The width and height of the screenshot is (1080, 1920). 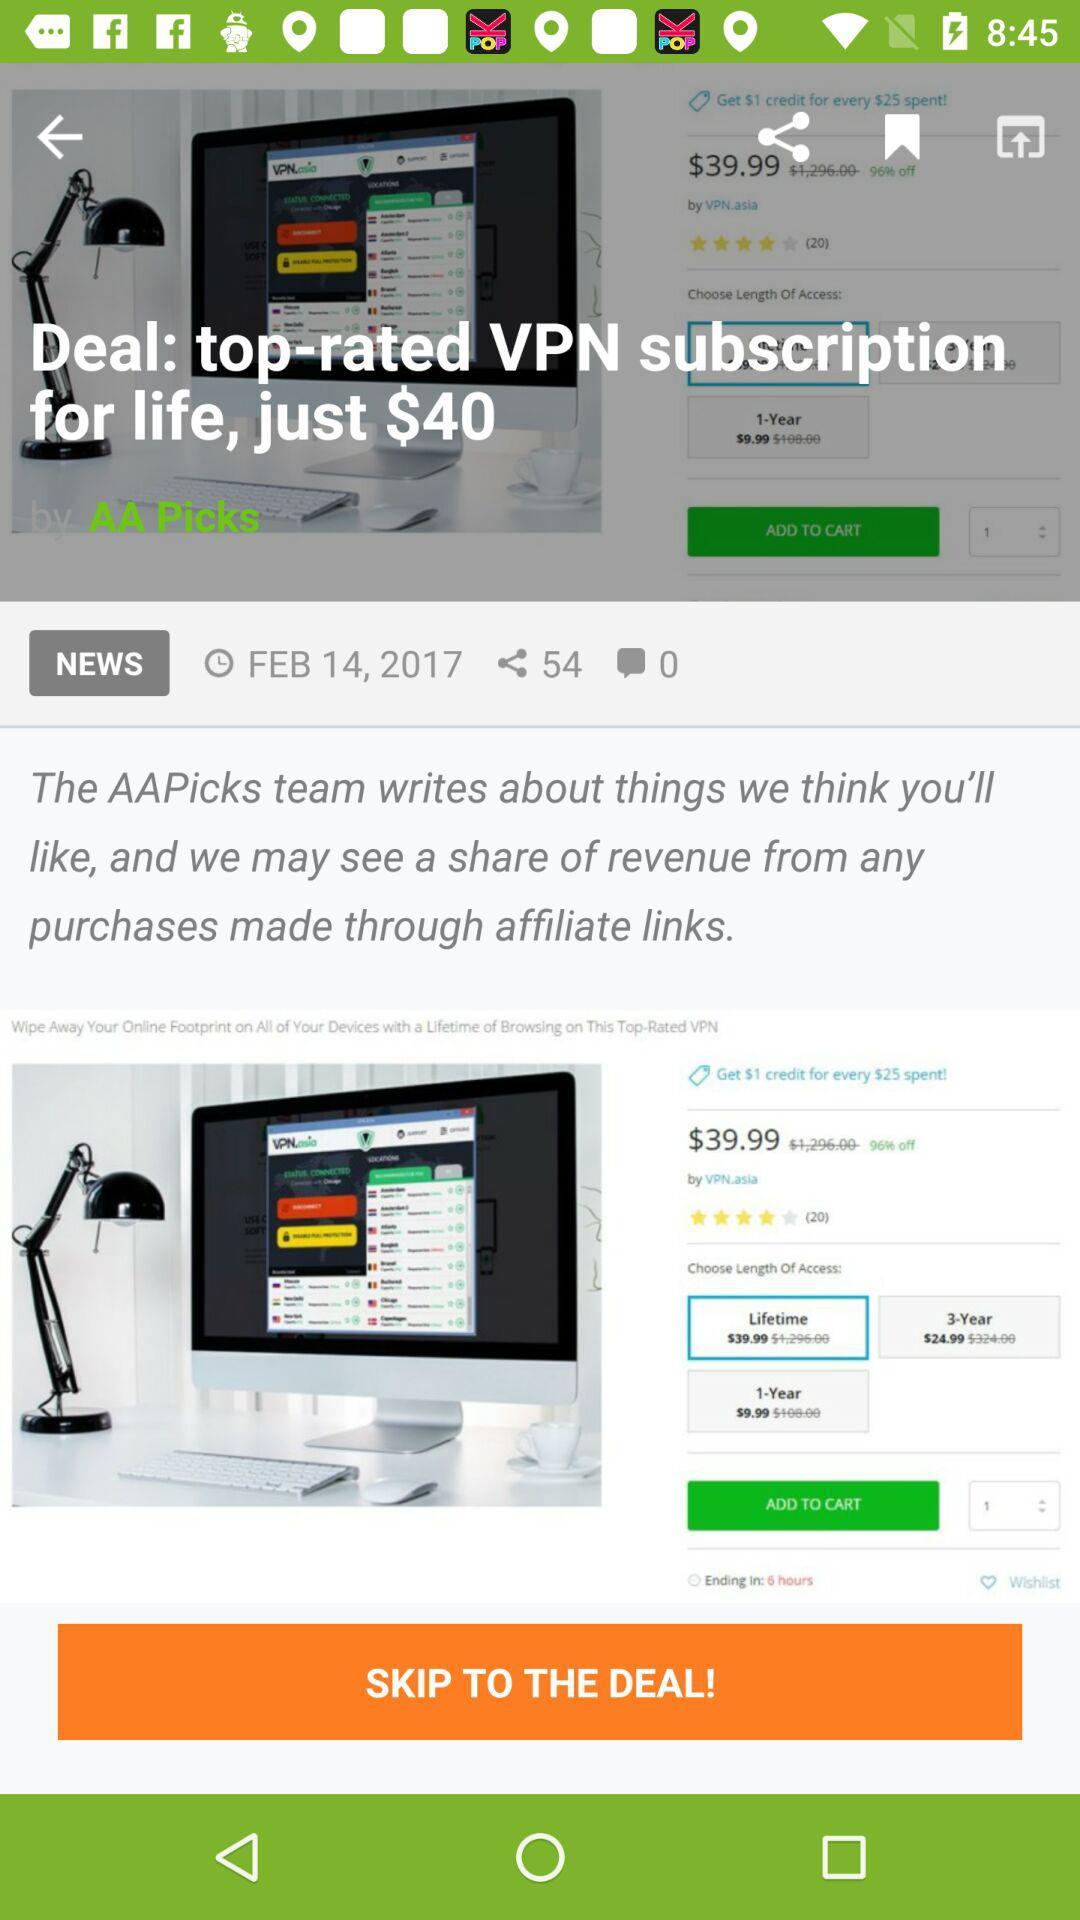 What do you see at coordinates (782, 135) in the screenshot?
I see `the share icon` at bounding box center [782, 135].